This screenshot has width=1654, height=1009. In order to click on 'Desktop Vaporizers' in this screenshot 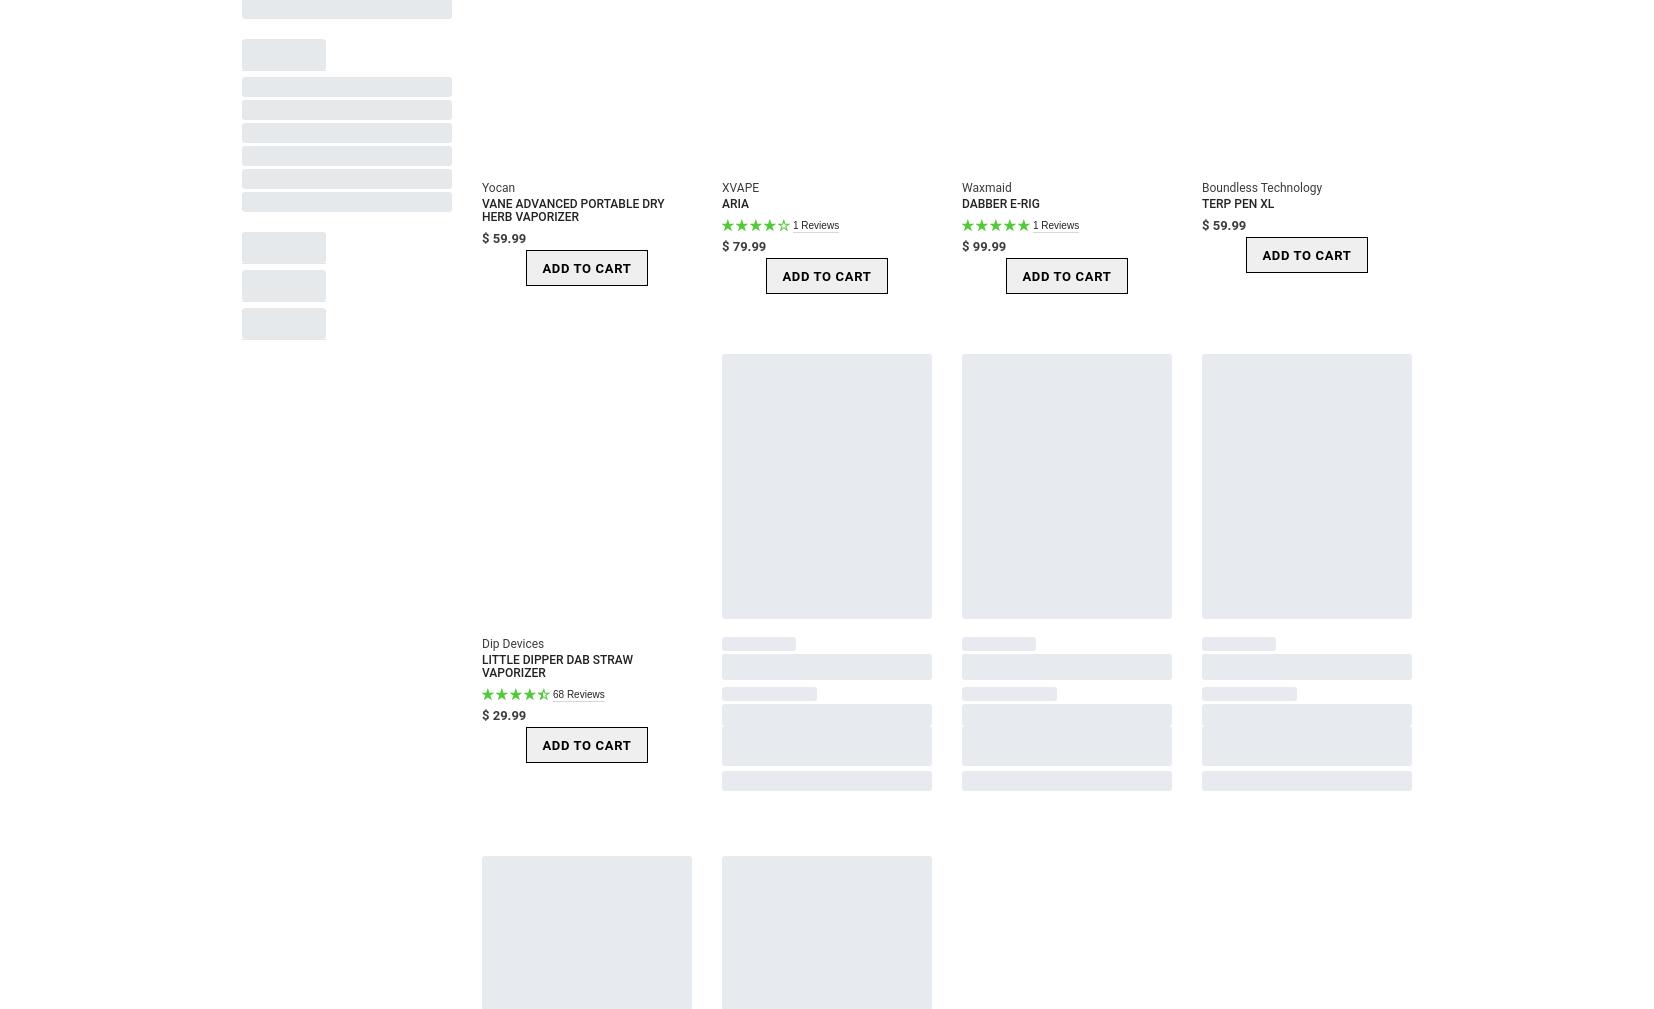, I will do `click(328, 94)`.